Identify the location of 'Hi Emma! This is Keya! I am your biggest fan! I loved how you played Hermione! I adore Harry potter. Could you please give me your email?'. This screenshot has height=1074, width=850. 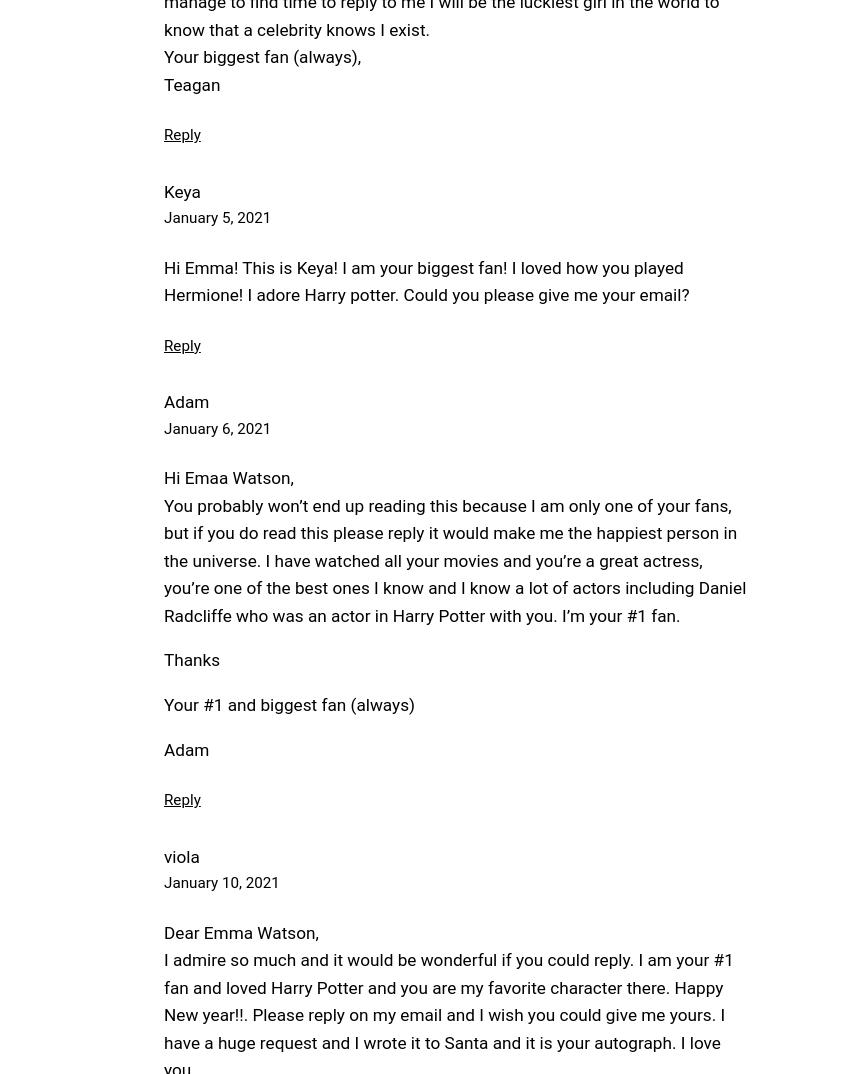
(425, 280).